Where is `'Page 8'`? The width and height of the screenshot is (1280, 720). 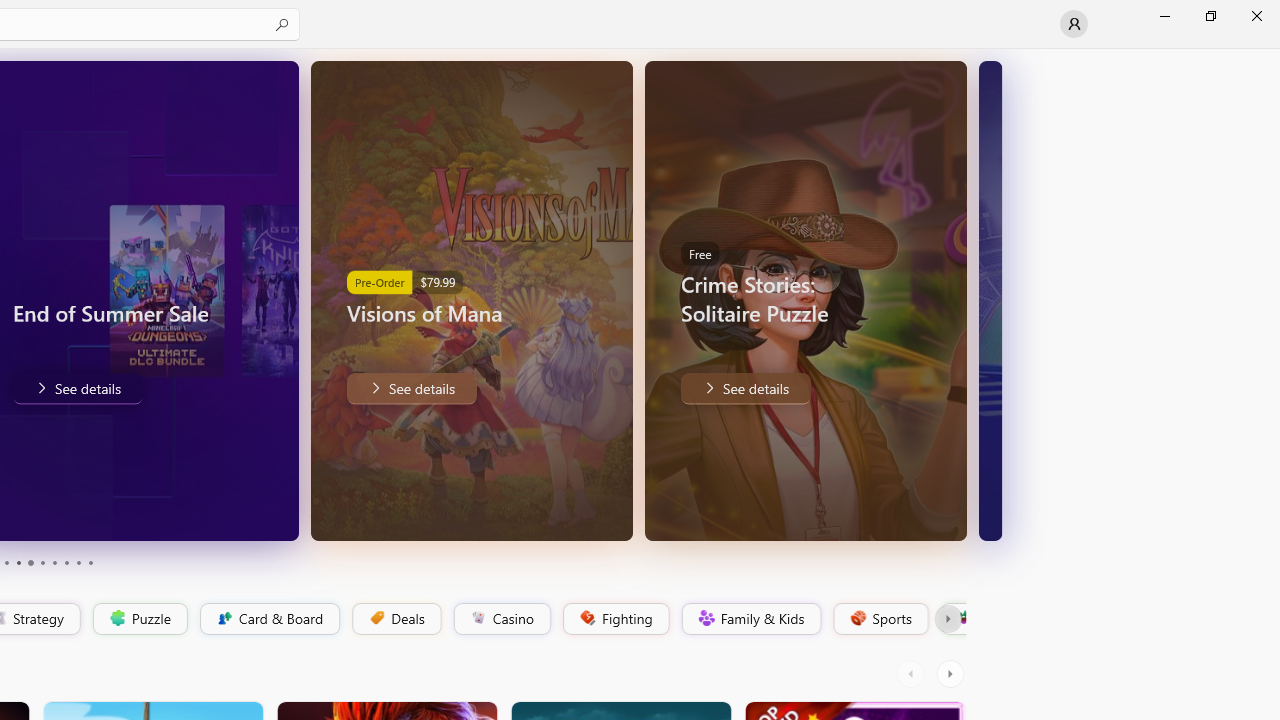
'Page 8' is located at coordinates (65, 563).